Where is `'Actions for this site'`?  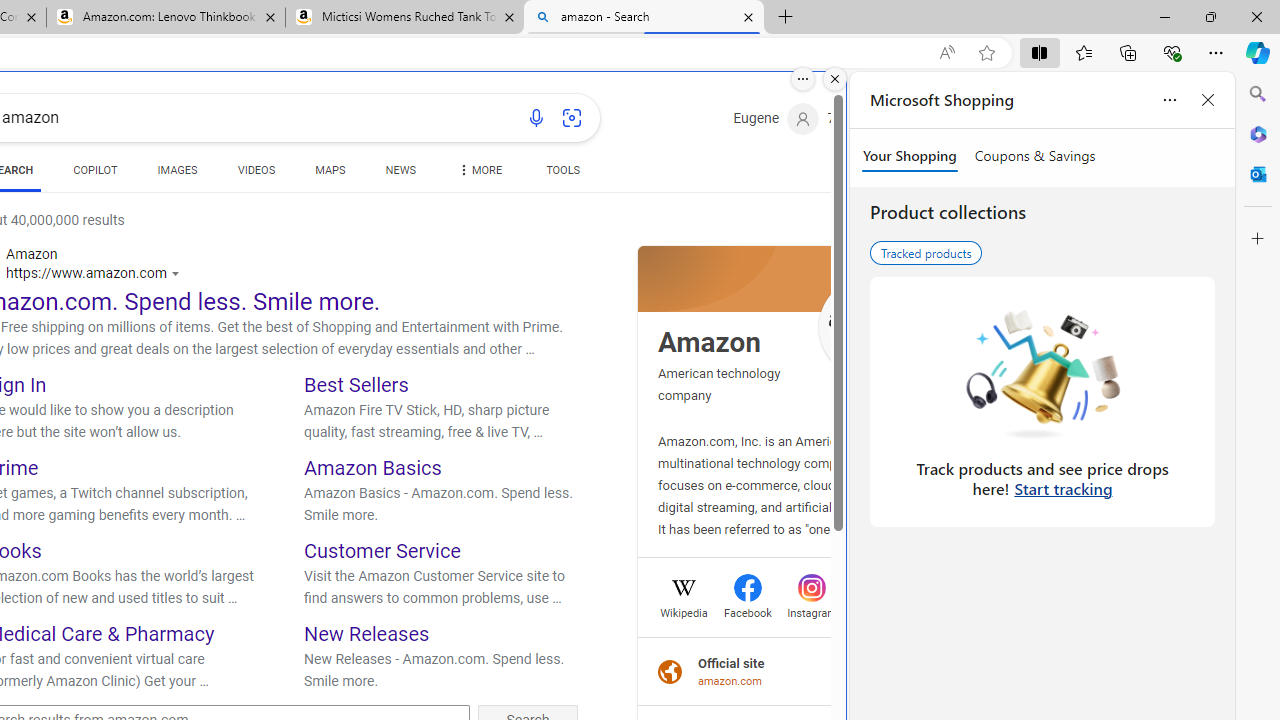
'Actions for this site' is located at coordinates (178, 273).